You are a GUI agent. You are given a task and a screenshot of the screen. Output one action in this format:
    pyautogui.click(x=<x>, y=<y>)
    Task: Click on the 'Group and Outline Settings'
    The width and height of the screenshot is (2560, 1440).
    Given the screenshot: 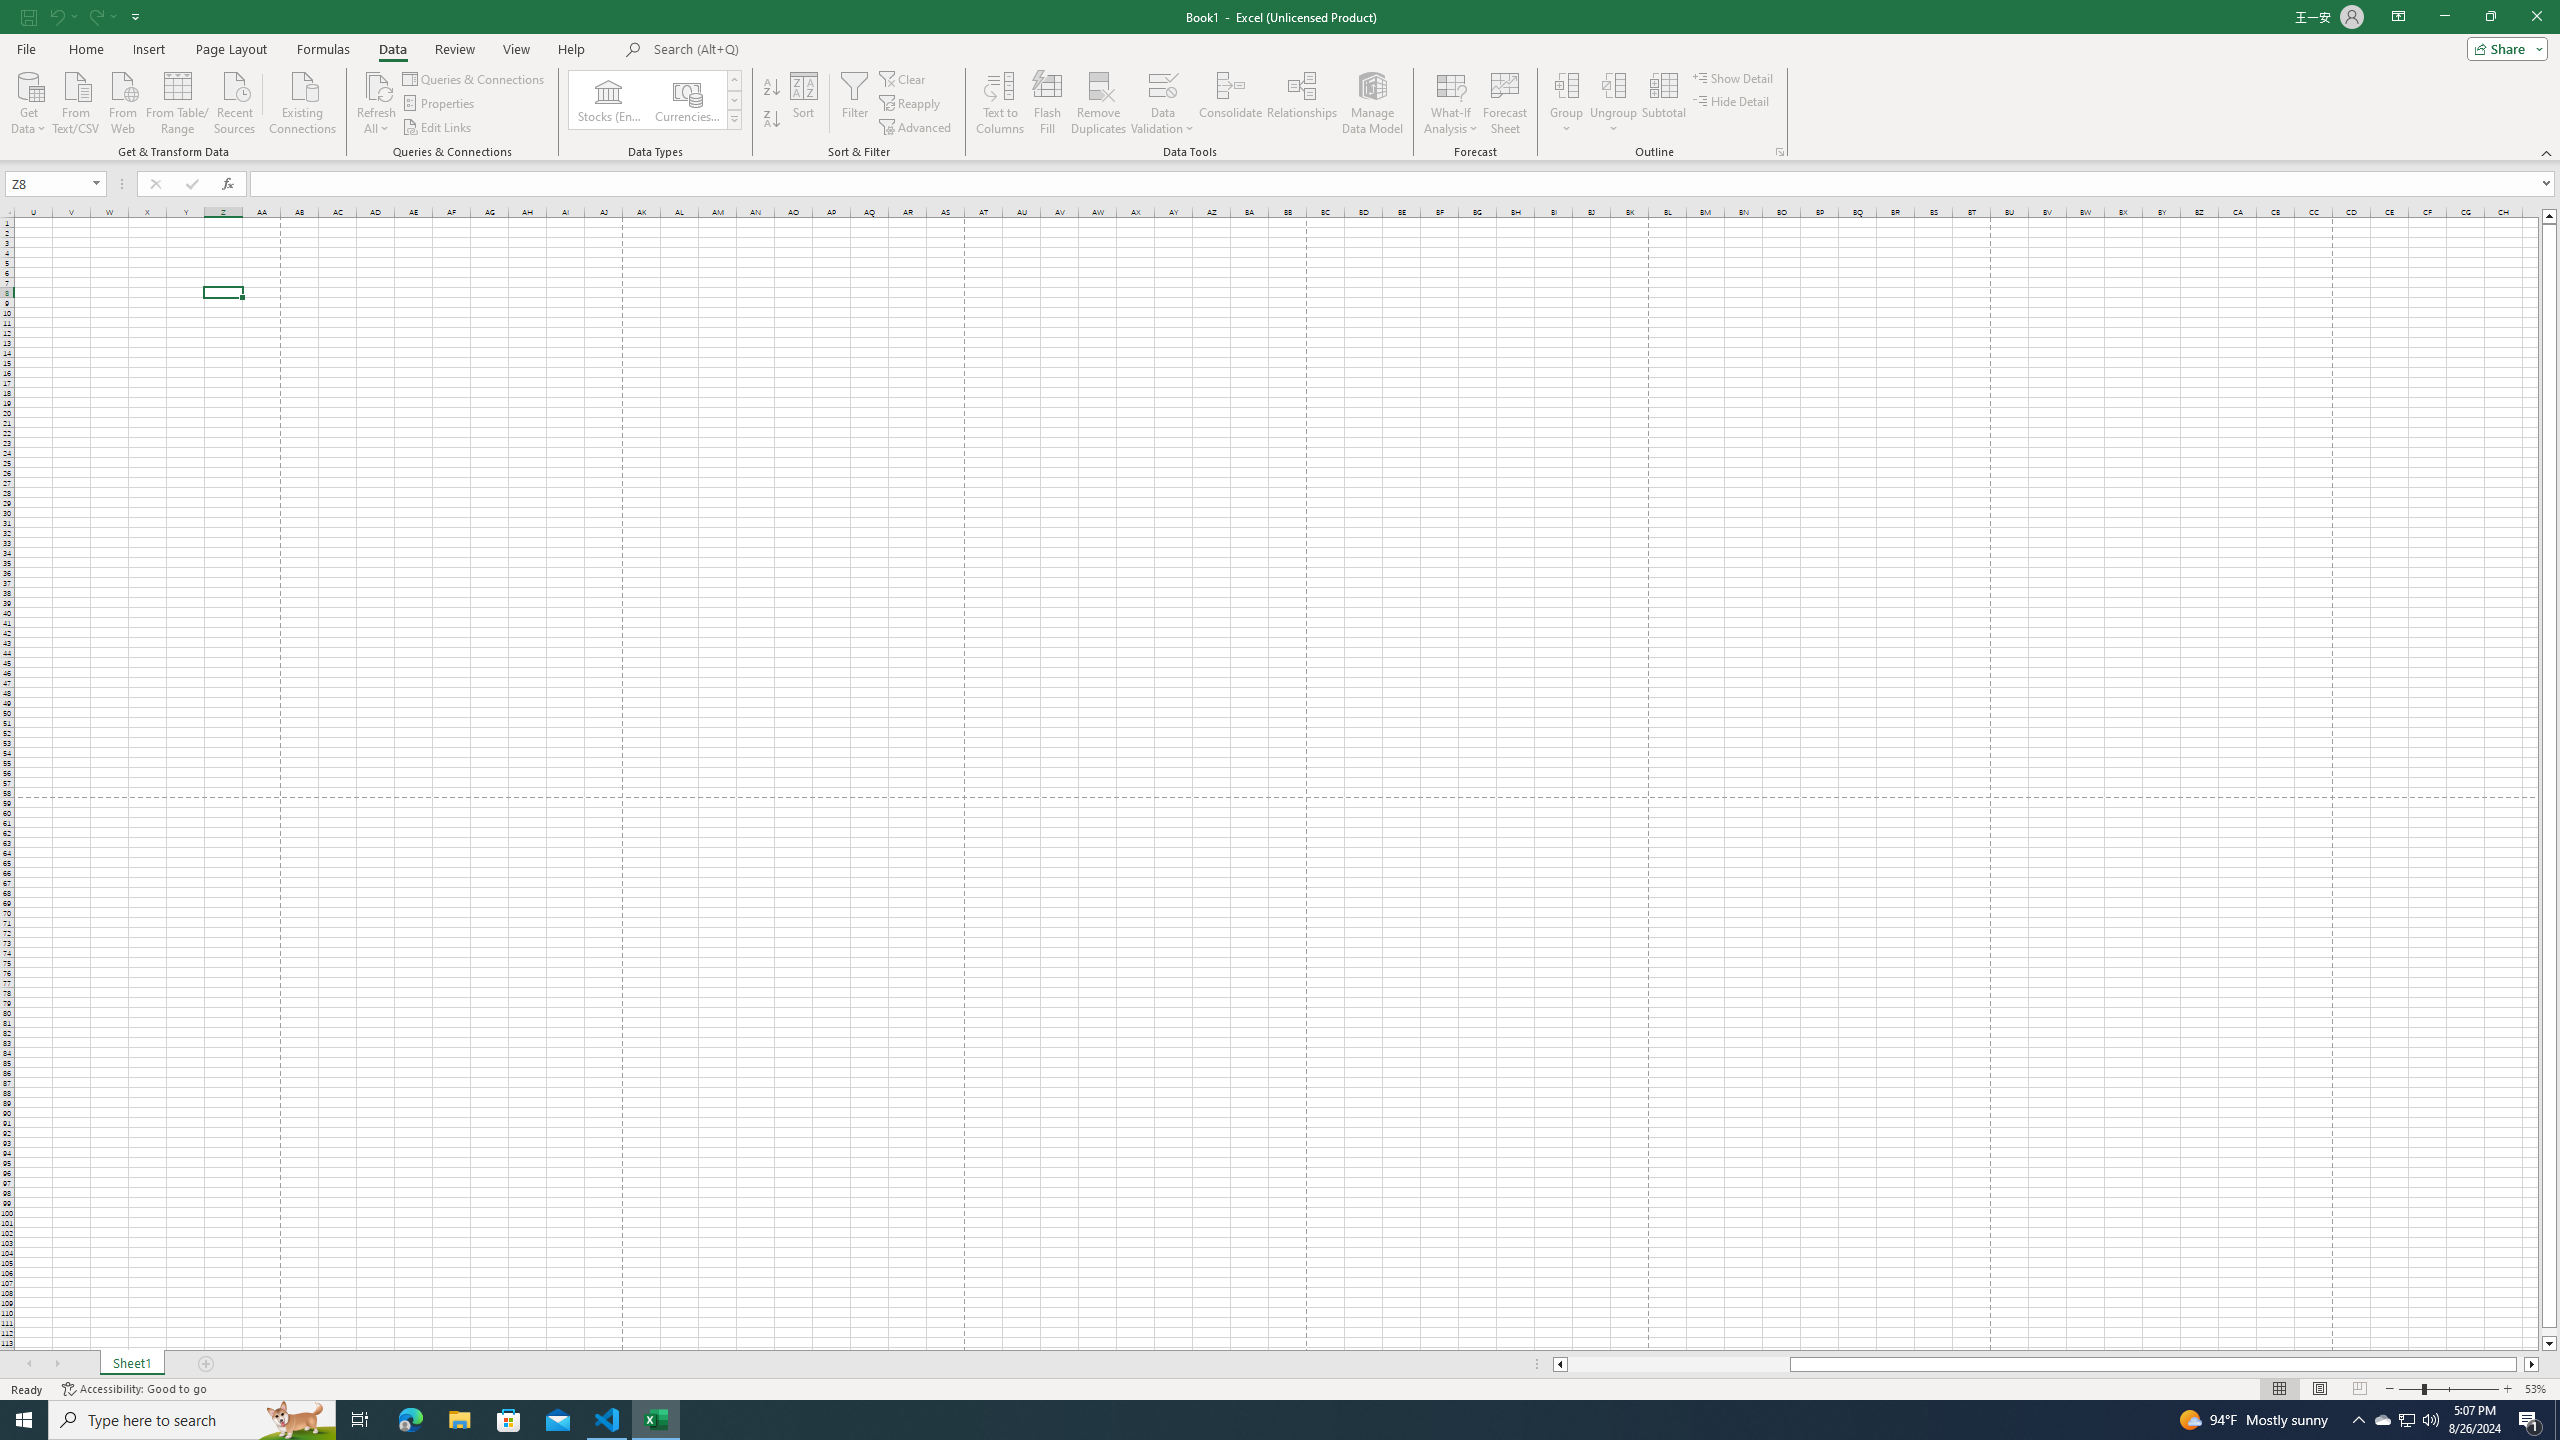 What is the action you would take?
    pyautogui.click(x=1778, y=150)
    